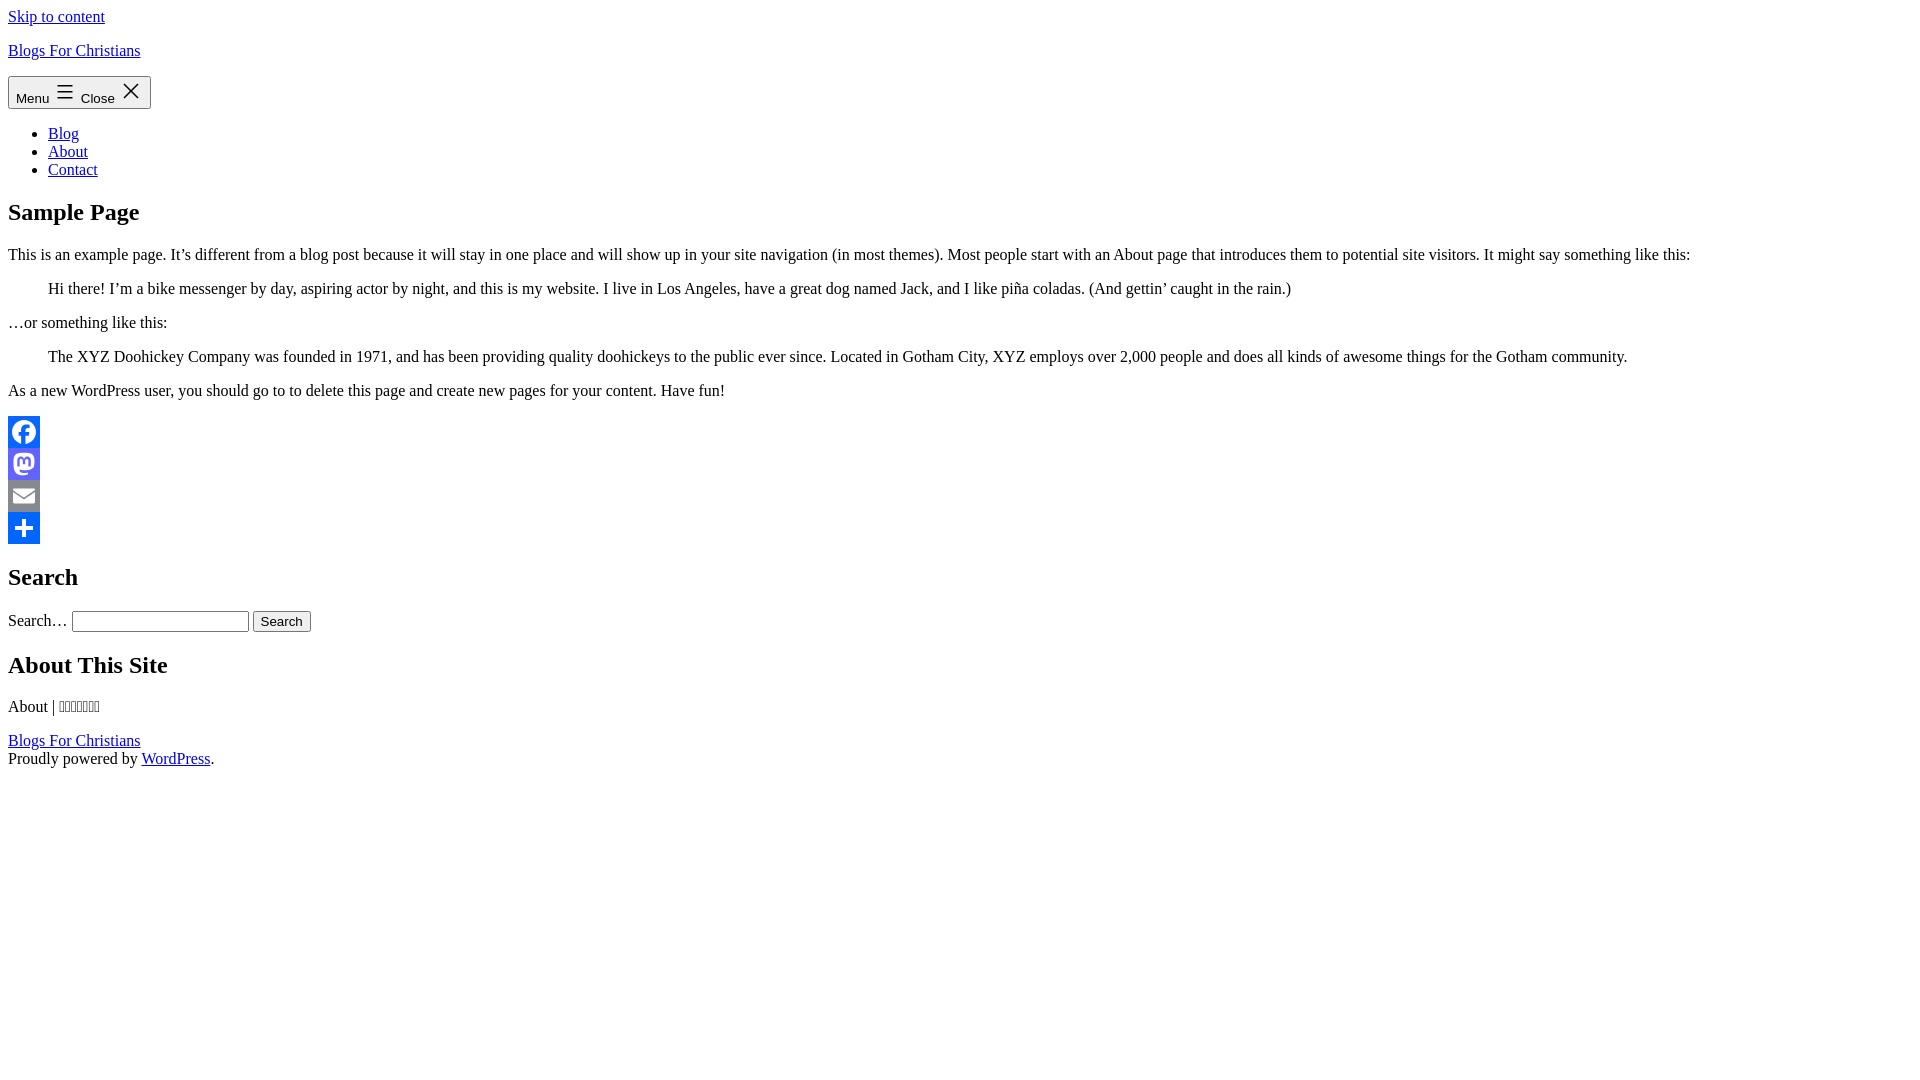 This screenshot has height=1080, width=1920. Describe the element at coordinates (8, 527) in the screenshot. I see `'Share'` at that location.